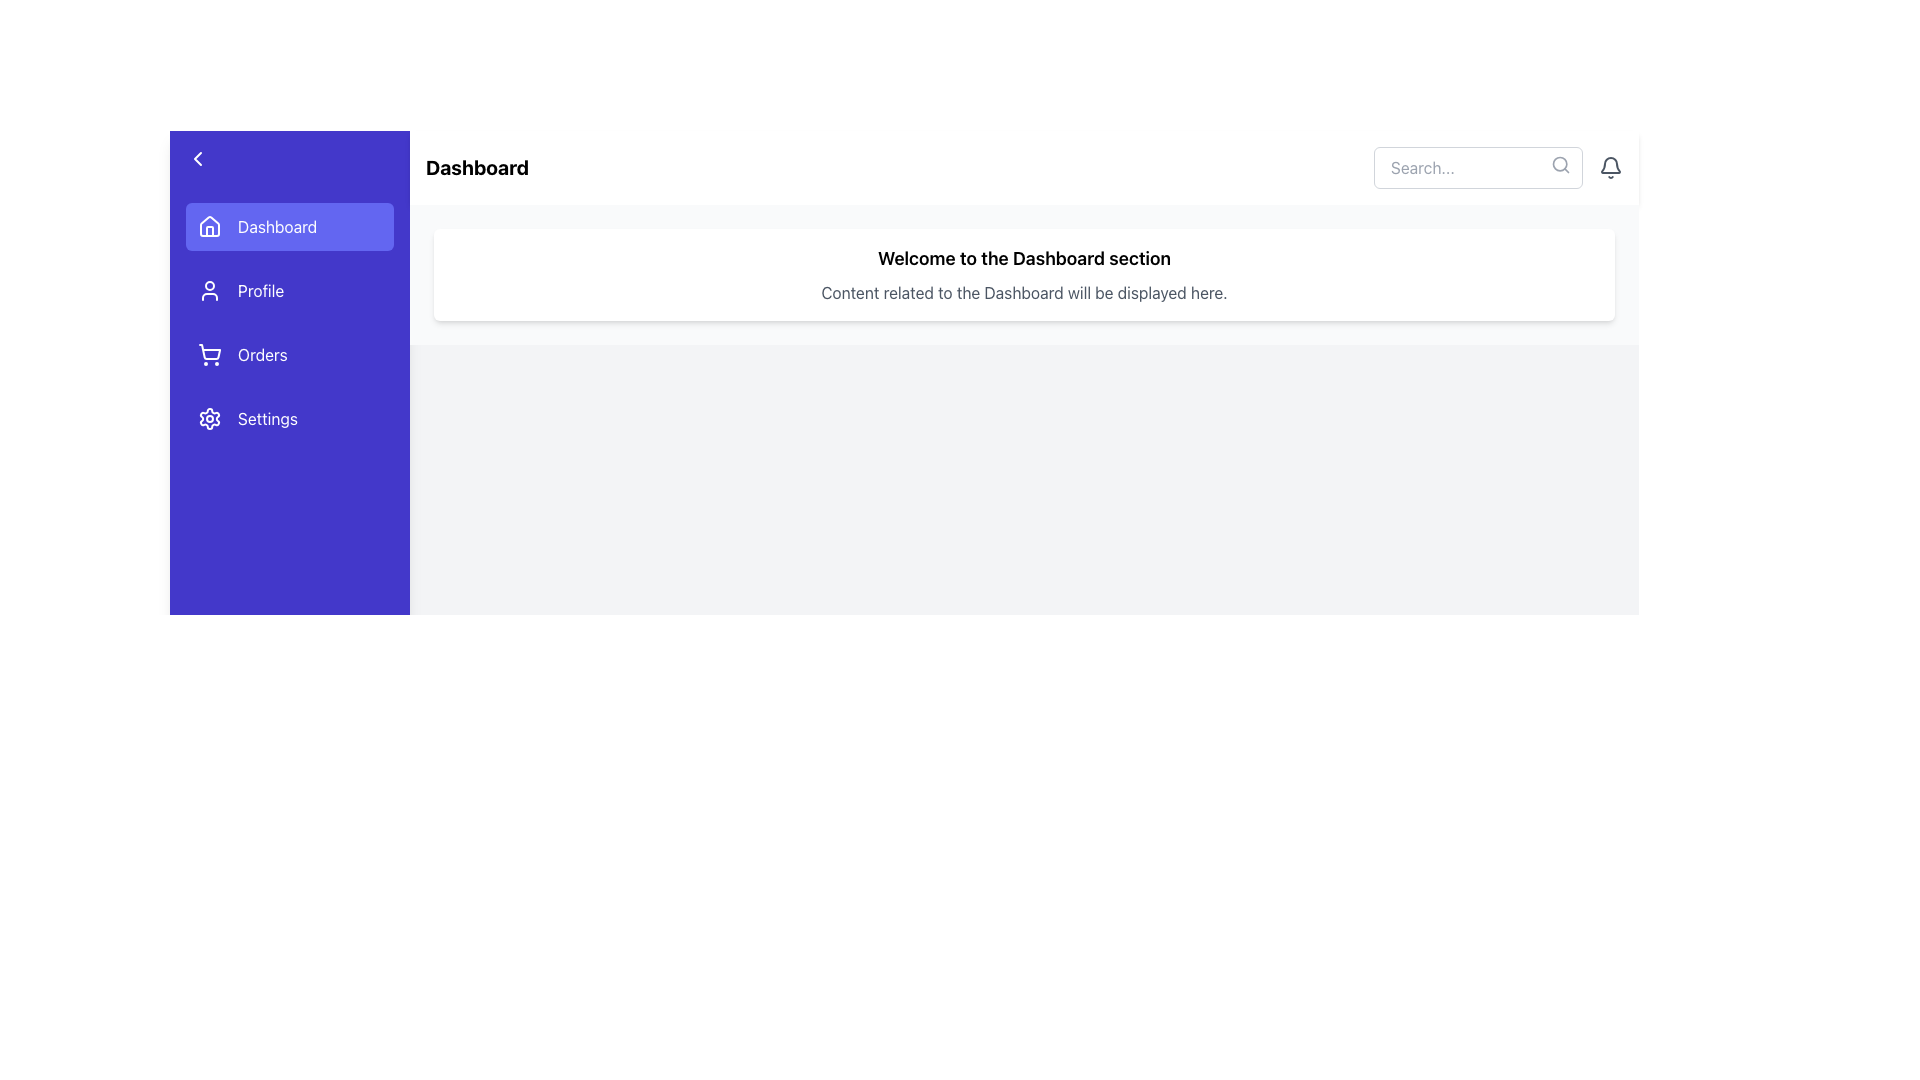 The width and height of the screenshot is (1920, 1080). What do you see at coordinates (288, 322) in the screenshot?
I see `the 'Orders' navigation link in the vertical menu located on the left sidebar` at bounding box center [288, 322].